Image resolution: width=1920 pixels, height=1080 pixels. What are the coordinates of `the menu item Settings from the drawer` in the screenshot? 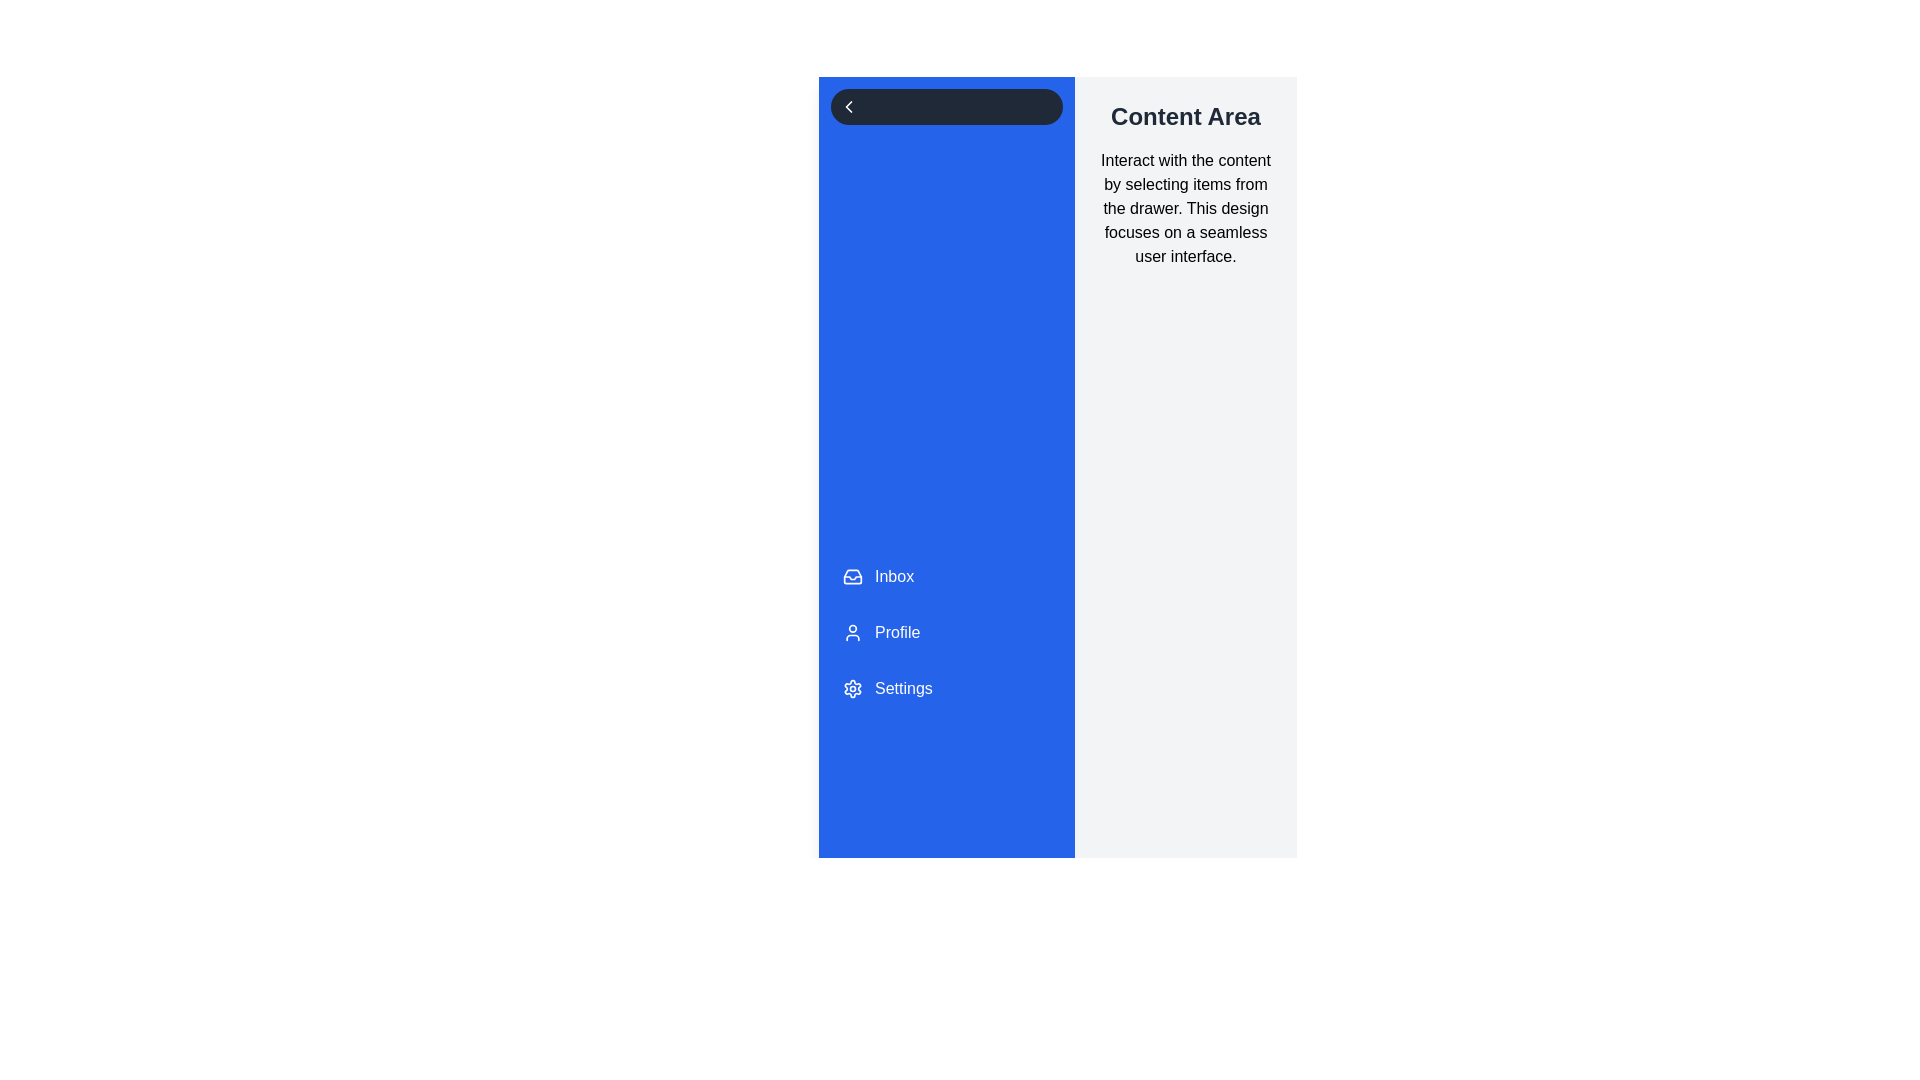 It's located at (945, 688).